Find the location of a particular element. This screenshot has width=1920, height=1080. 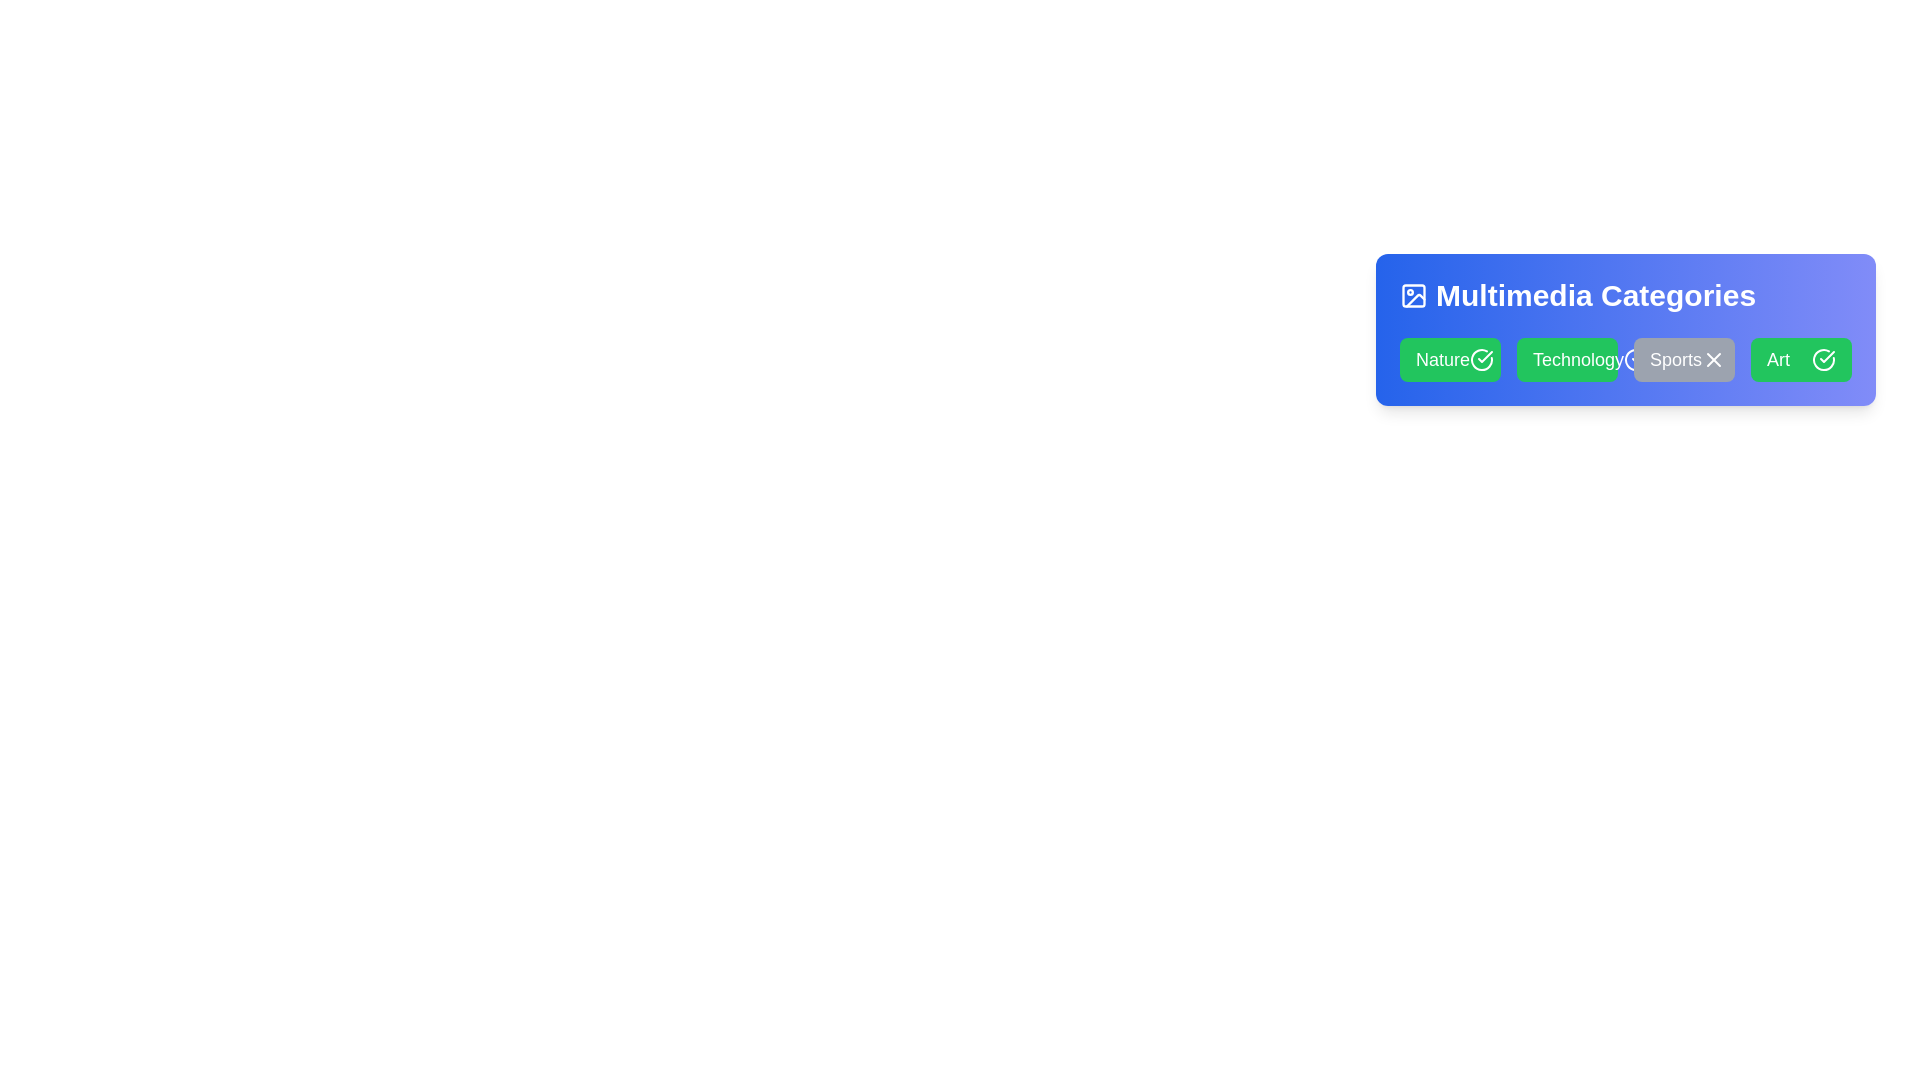

the checkmark icon inside the green circular background, which is part of the 'Art' button on the rightmost side of similar buttons is located at coordinates (1485, 356).